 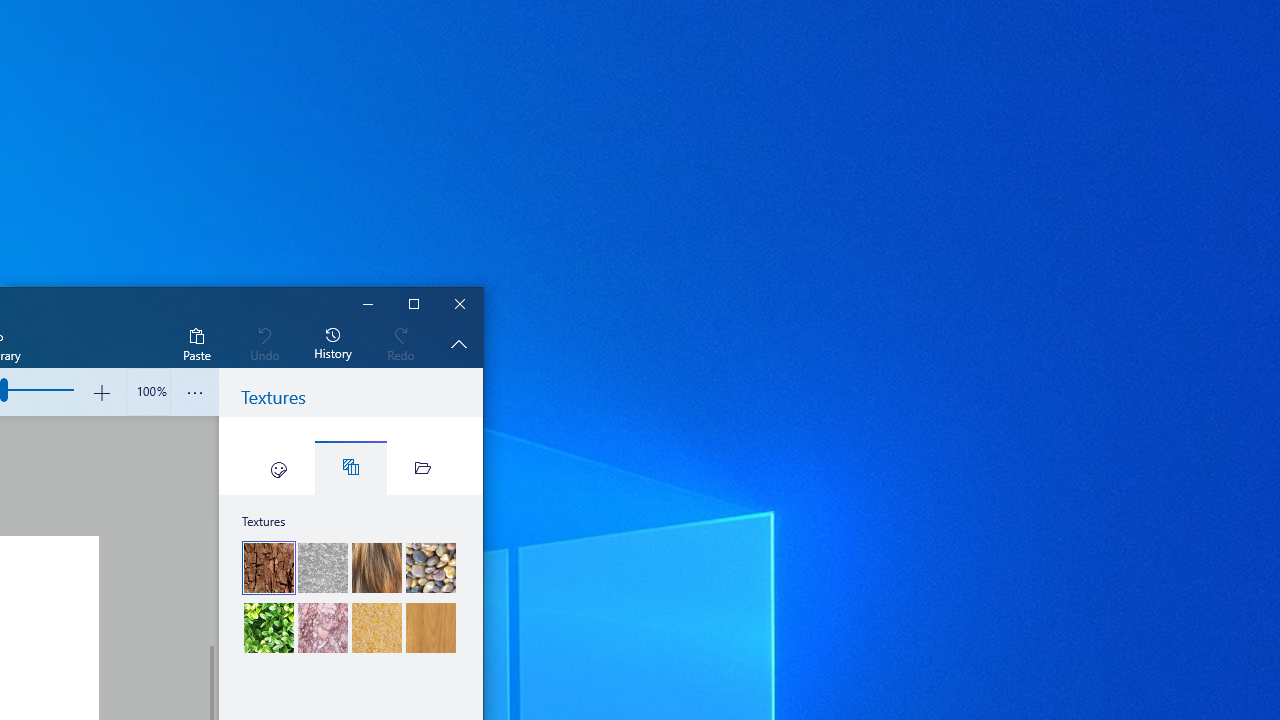 I want to click on 'Redo', so click(x=400, y=342).